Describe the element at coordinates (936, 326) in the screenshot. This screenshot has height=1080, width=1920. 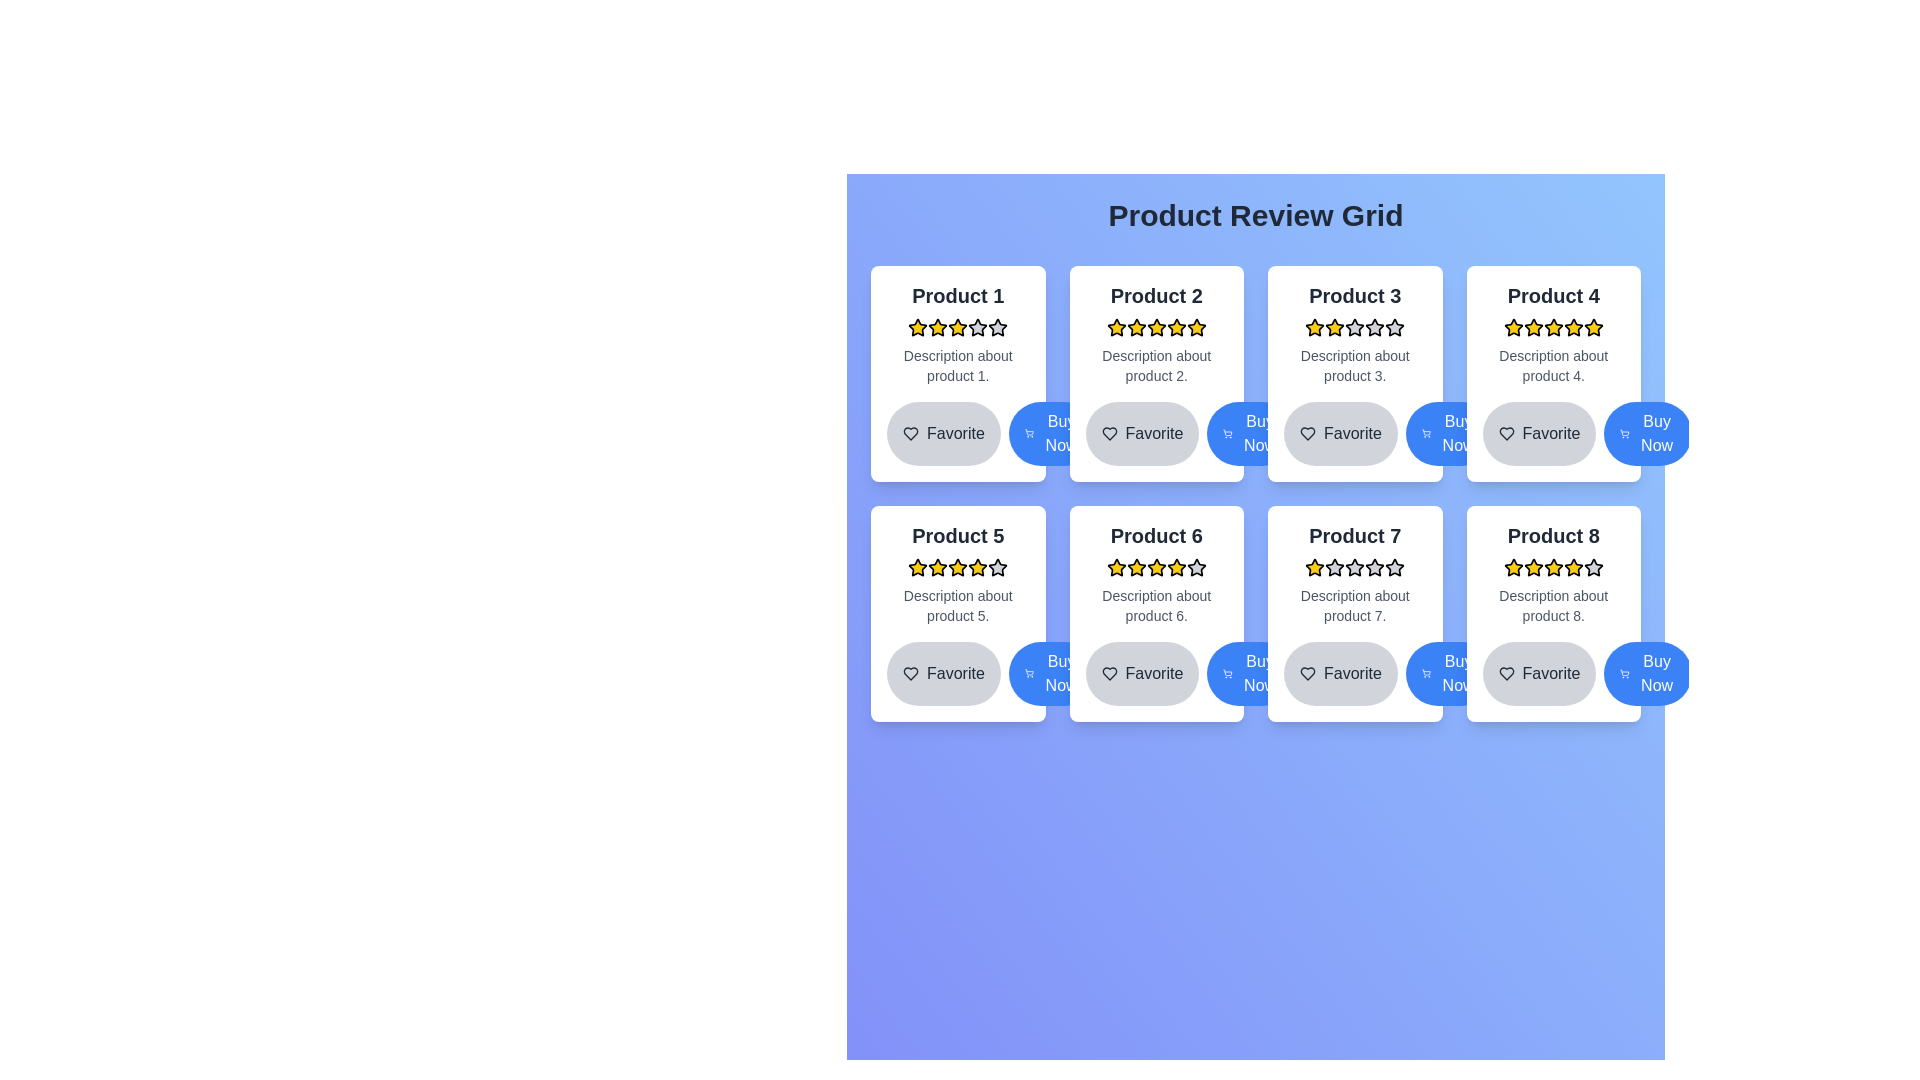
I see `the second star icon` at that location.